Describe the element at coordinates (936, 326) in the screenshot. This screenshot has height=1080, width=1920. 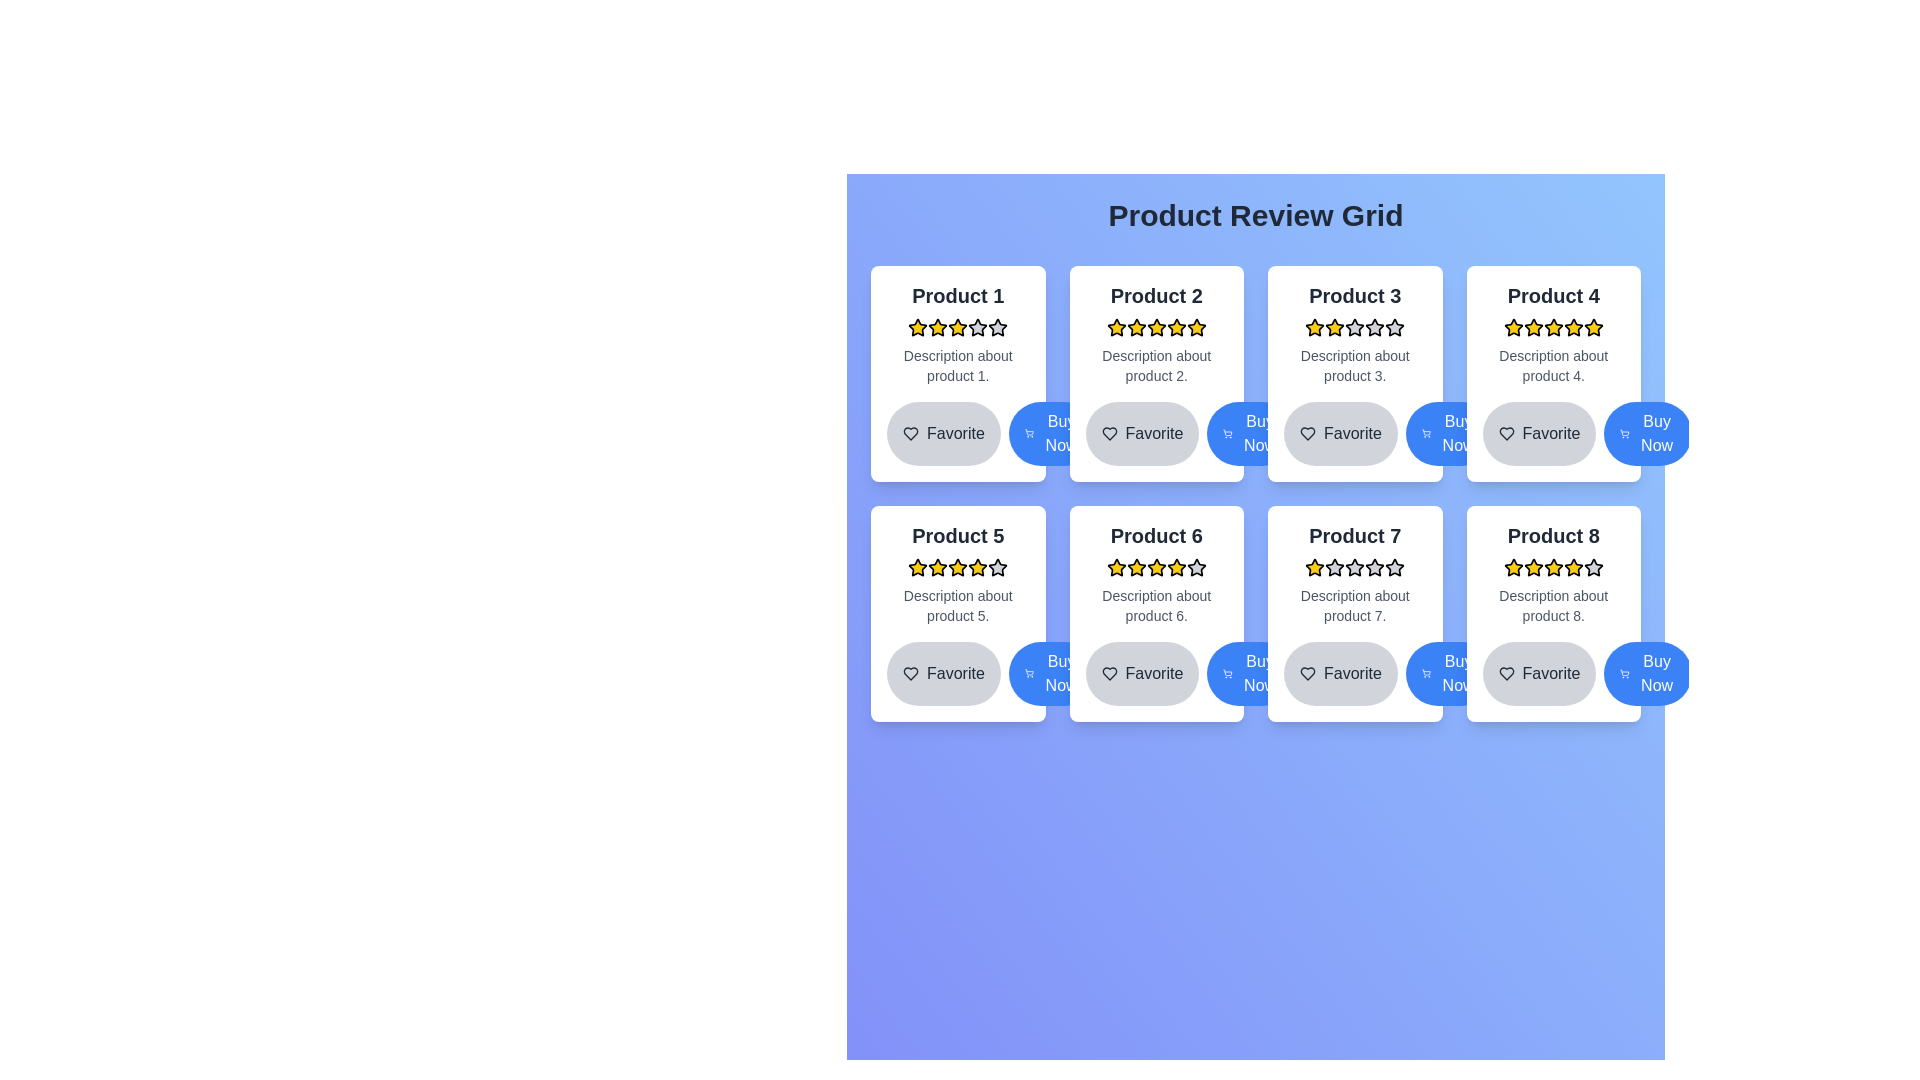
I see `the second star icon` at that location.